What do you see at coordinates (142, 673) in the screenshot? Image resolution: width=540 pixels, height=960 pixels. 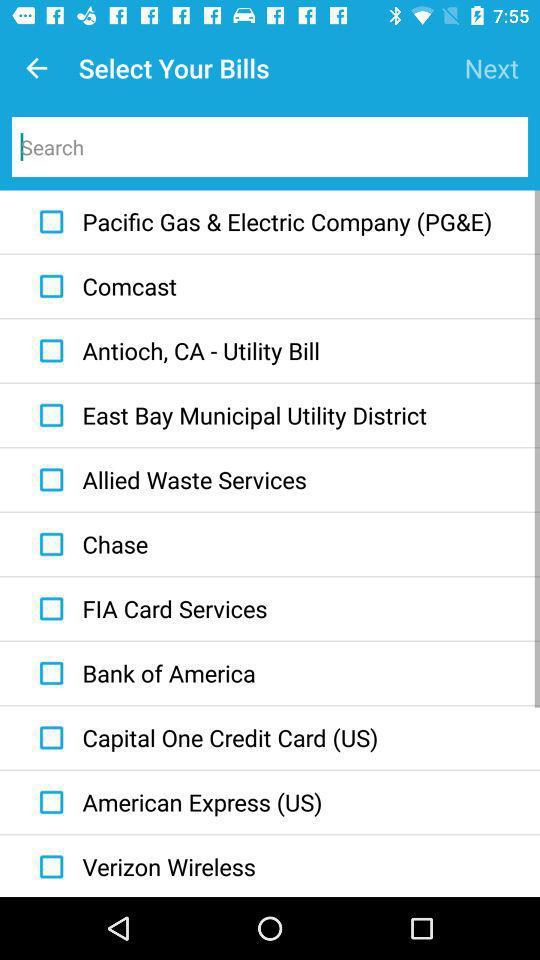 I see `item below the fia card services icon` at bounding box center [142, 673].